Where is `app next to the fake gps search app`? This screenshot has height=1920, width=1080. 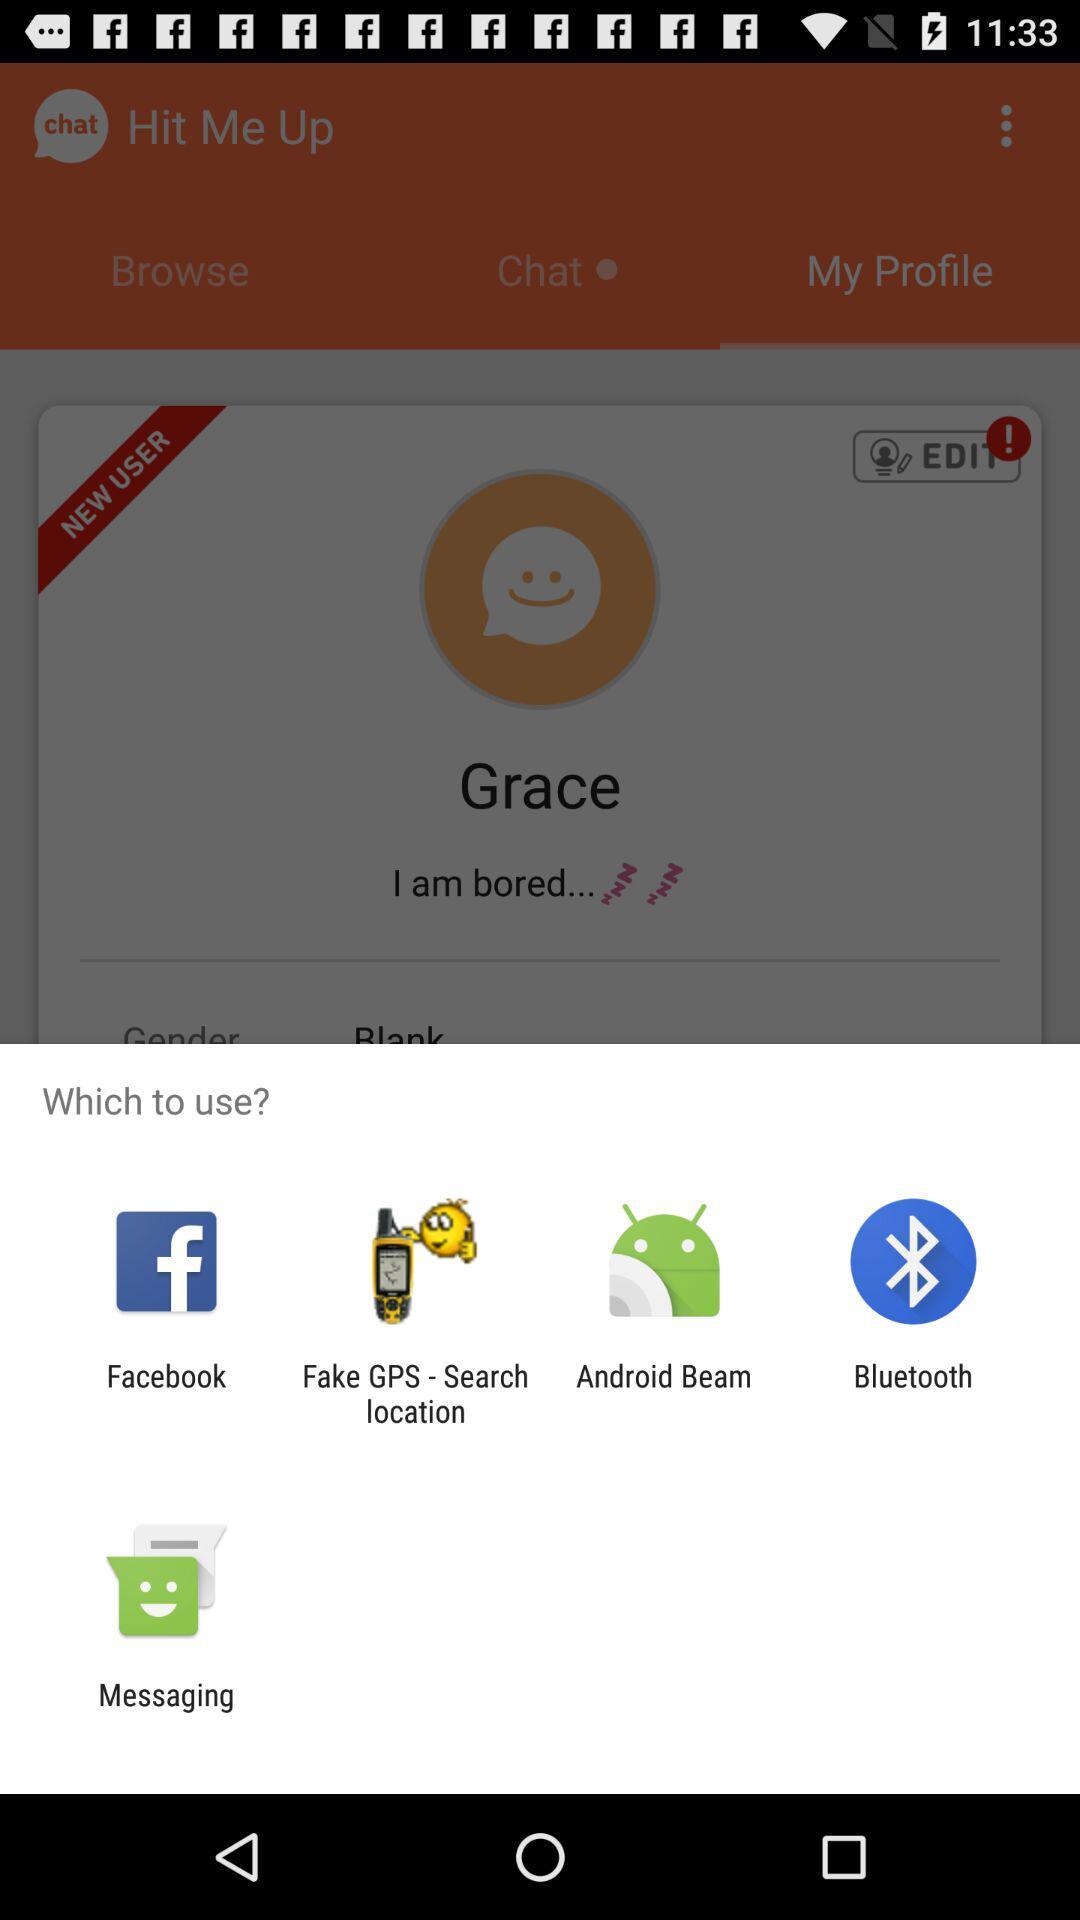 app next to the fake gps search app is located at coordinates (664, 1392).